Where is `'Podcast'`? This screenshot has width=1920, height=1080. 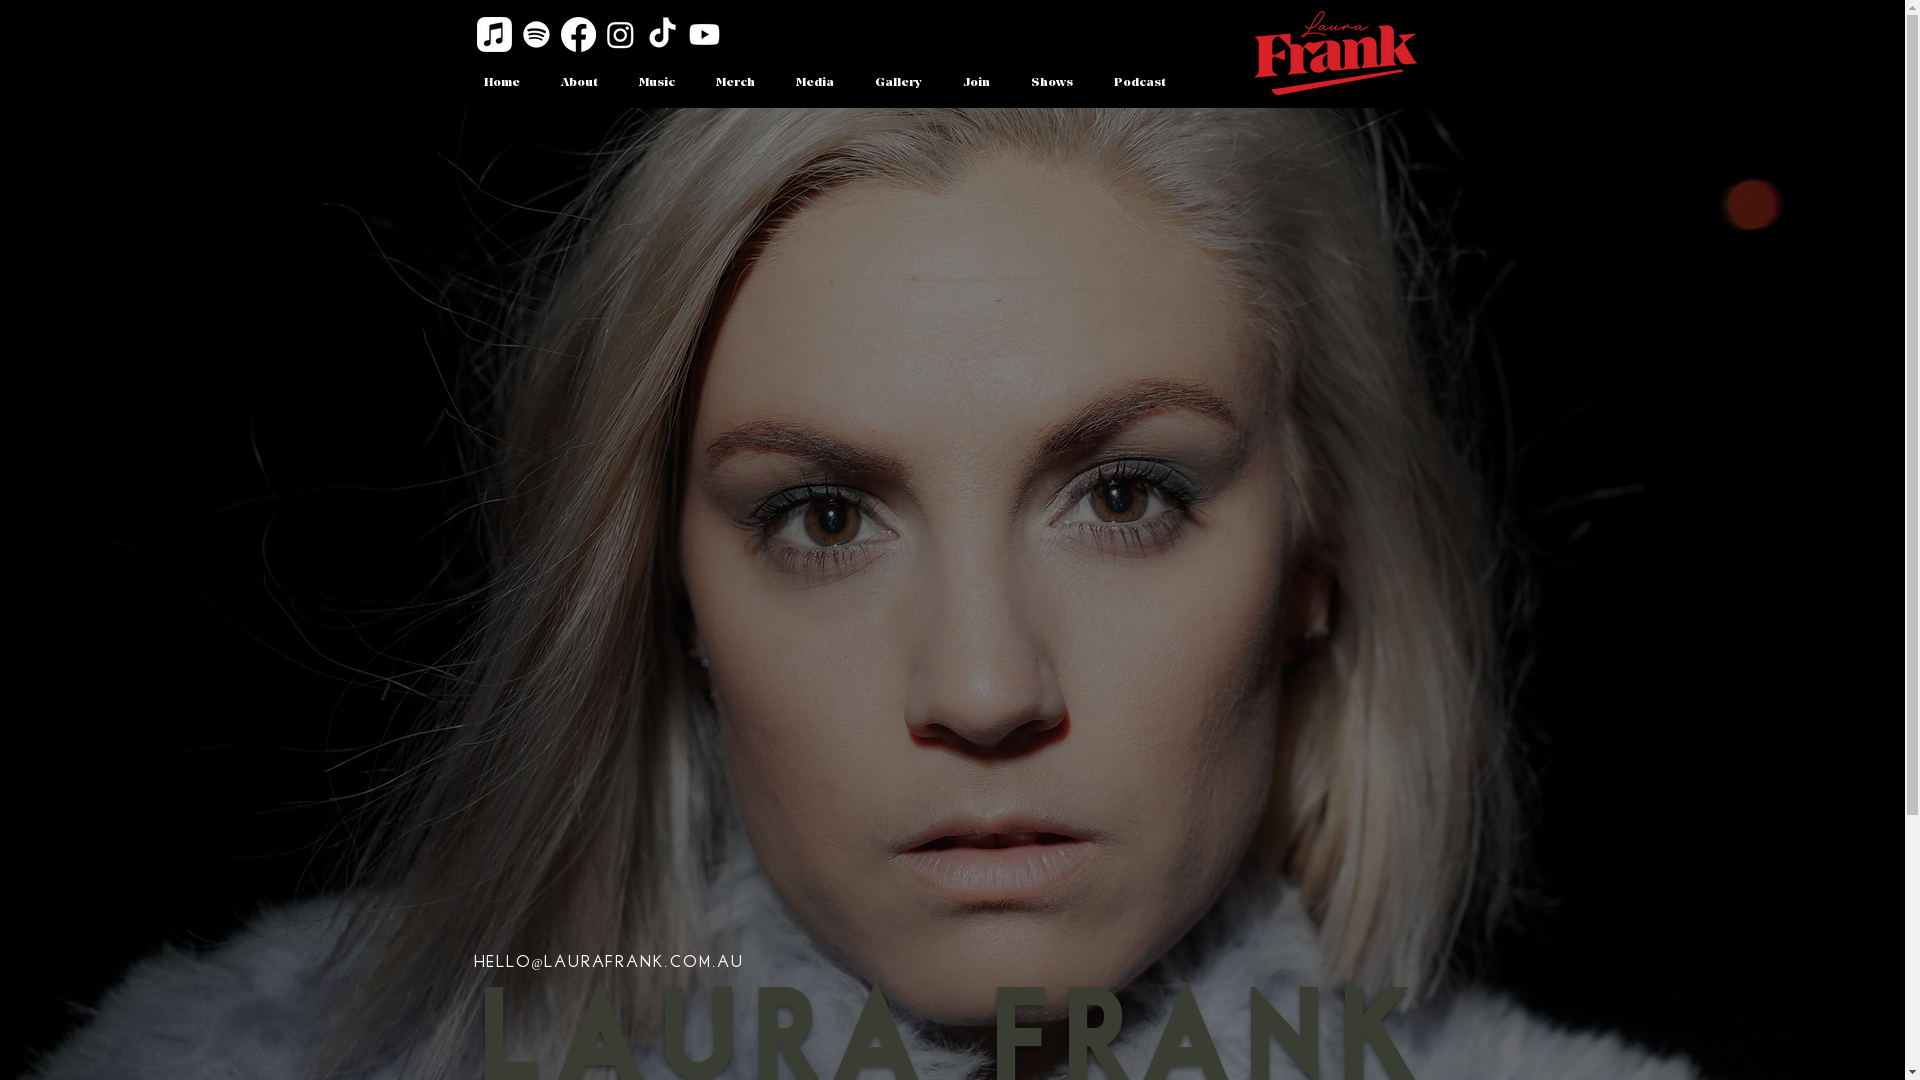 'Podcast' is located at coordinates (1140, 82).